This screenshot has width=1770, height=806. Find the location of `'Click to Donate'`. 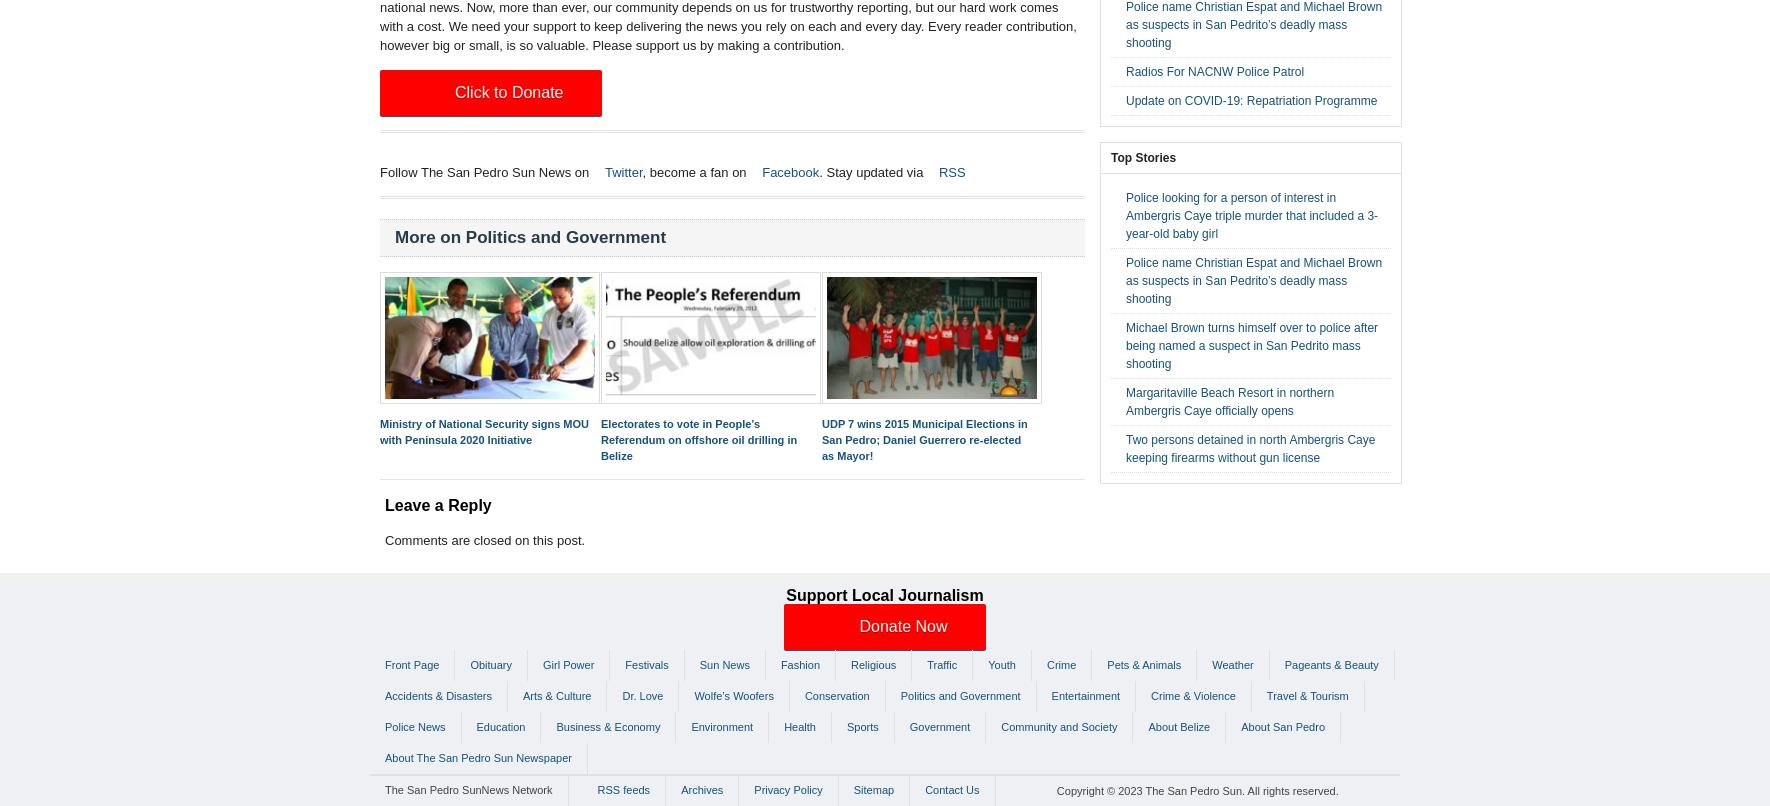

'Click to Donate' is located at coordinates (455, 91).